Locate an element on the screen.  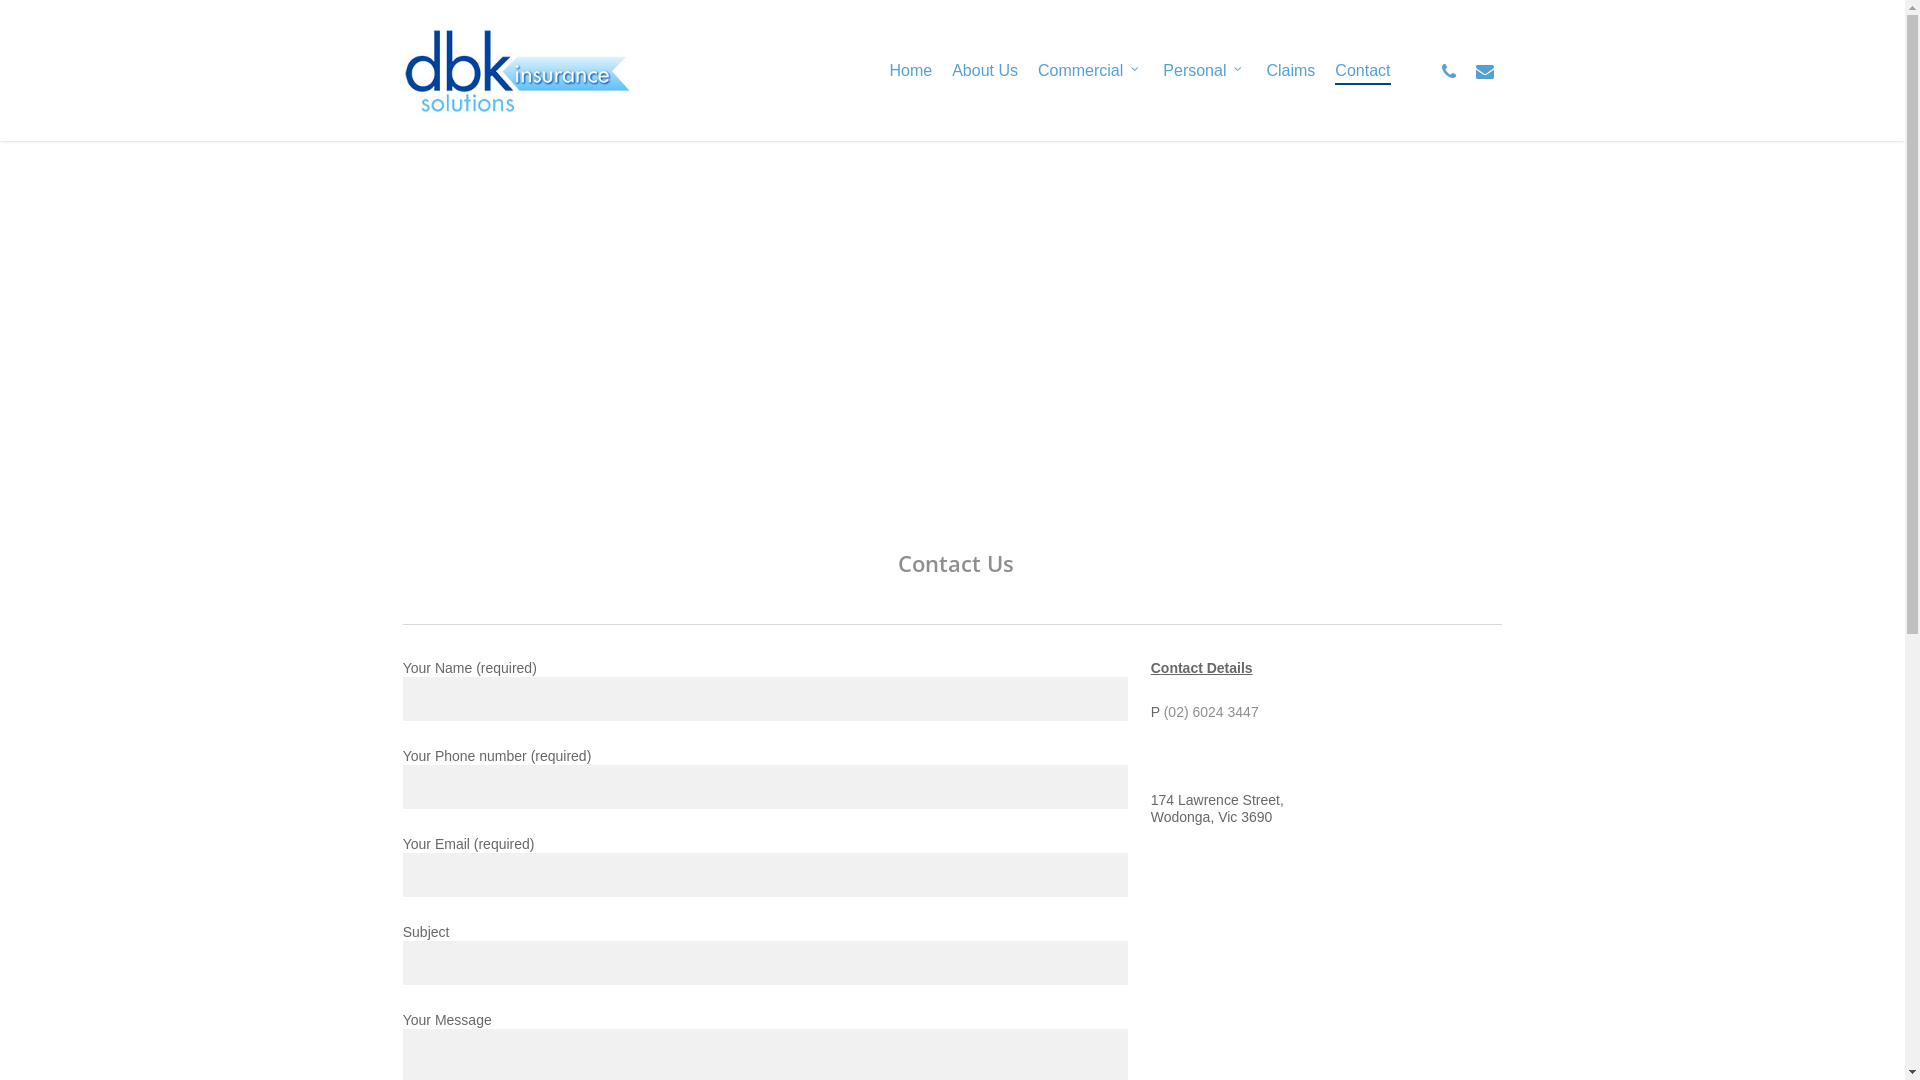
'Home' is located at coordinates (909, 68).